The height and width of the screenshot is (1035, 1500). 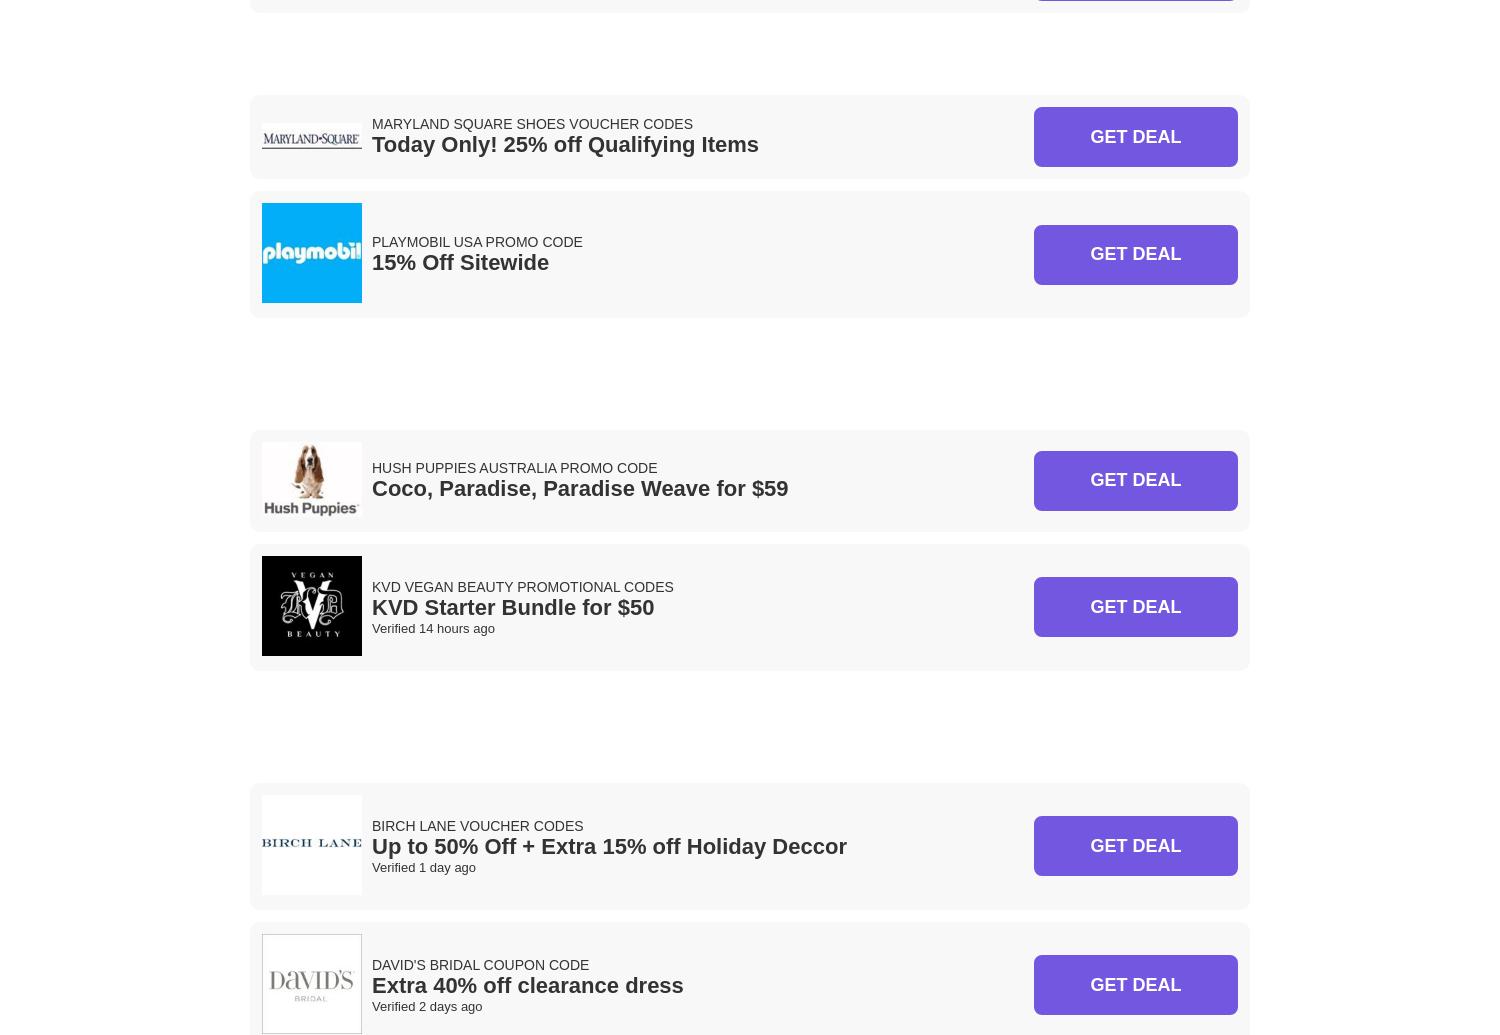 I want to click on 'Verified 14 hours ago', so click(x=371, y=626).